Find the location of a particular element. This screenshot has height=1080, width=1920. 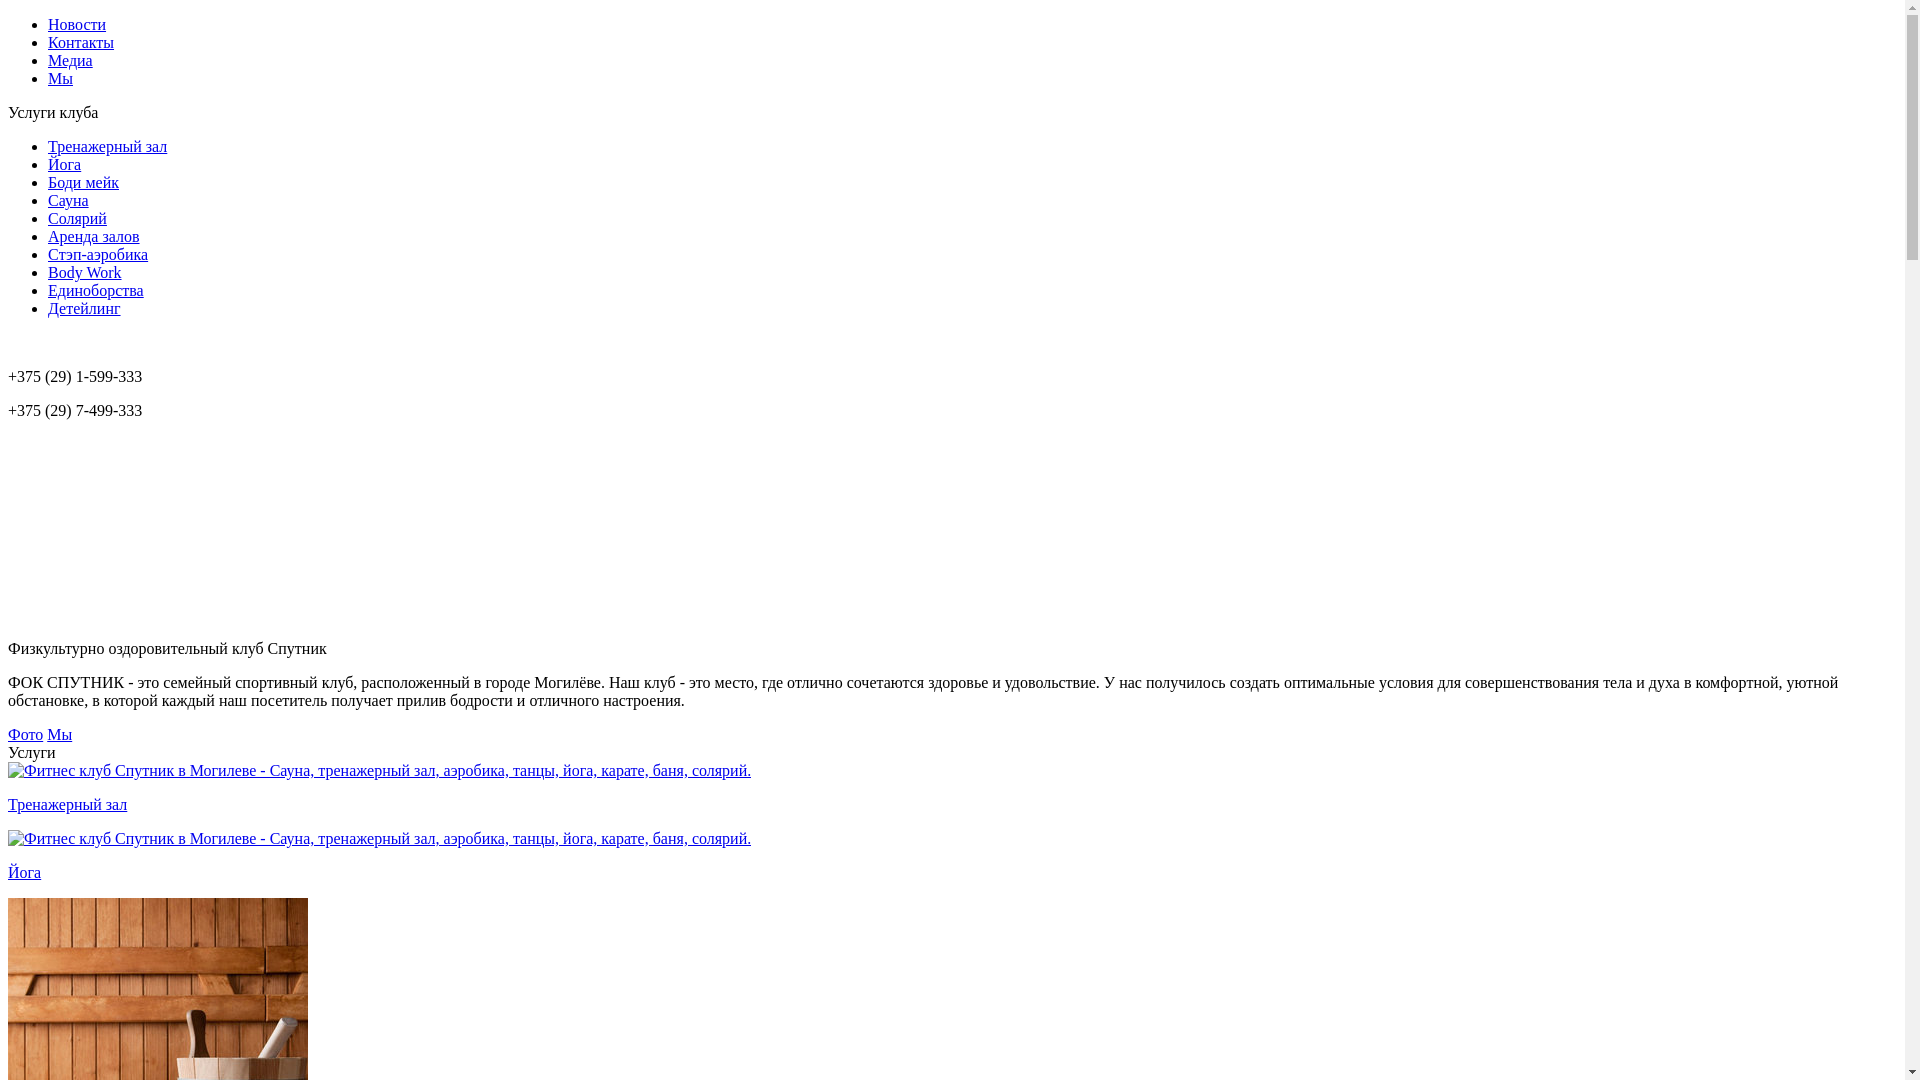

'Body Work' is located at coordinates (84, 272).